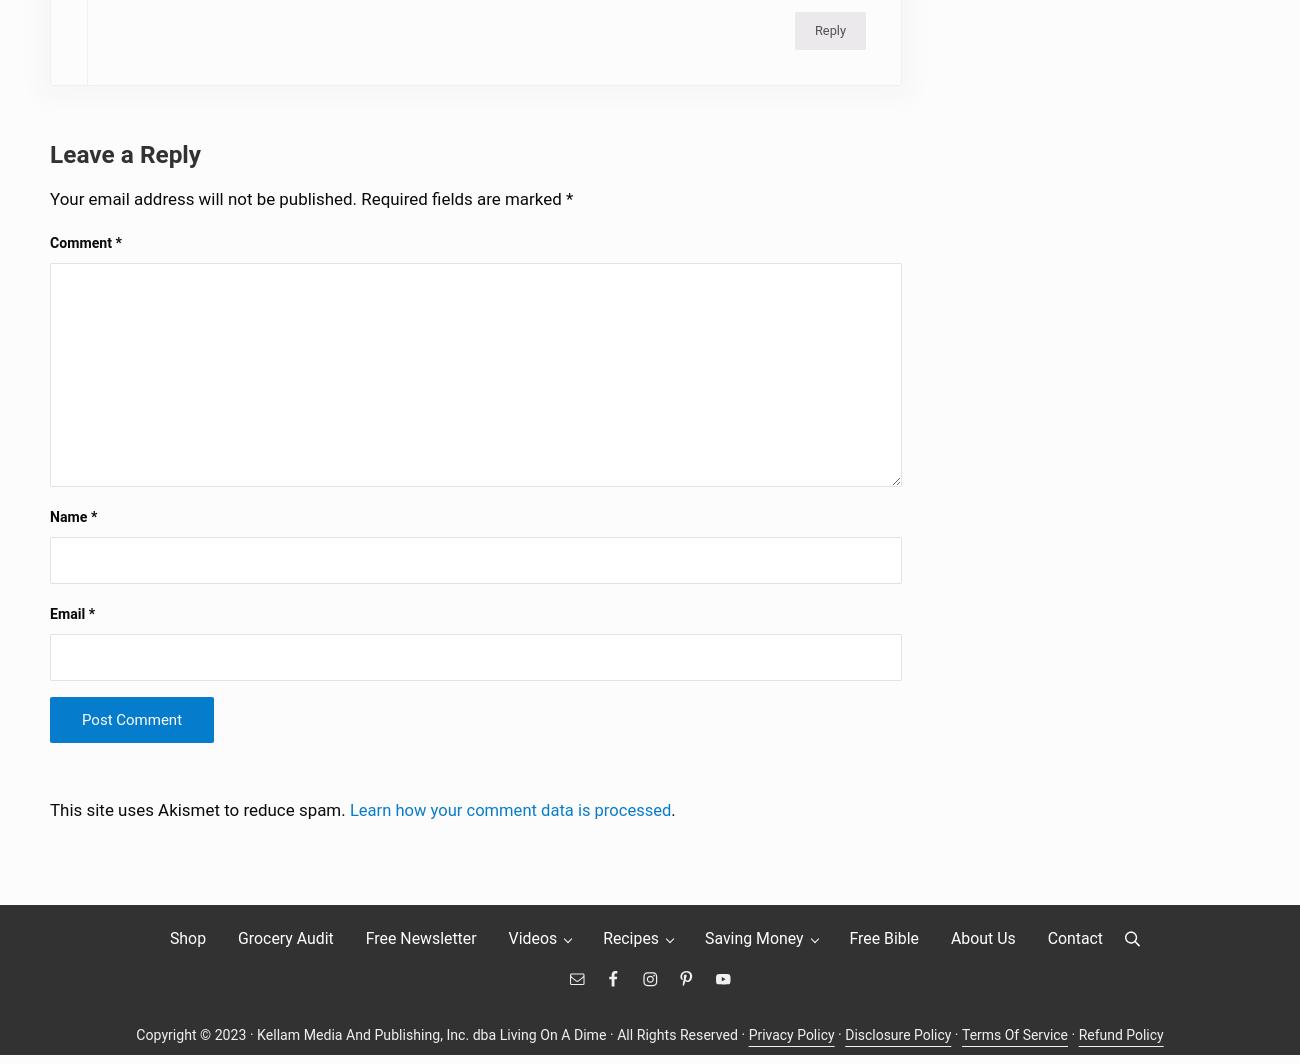 The width and height of the screenshot is (1300, 1064). I want to click on 'Refund Policy', so click(1121, 1048).